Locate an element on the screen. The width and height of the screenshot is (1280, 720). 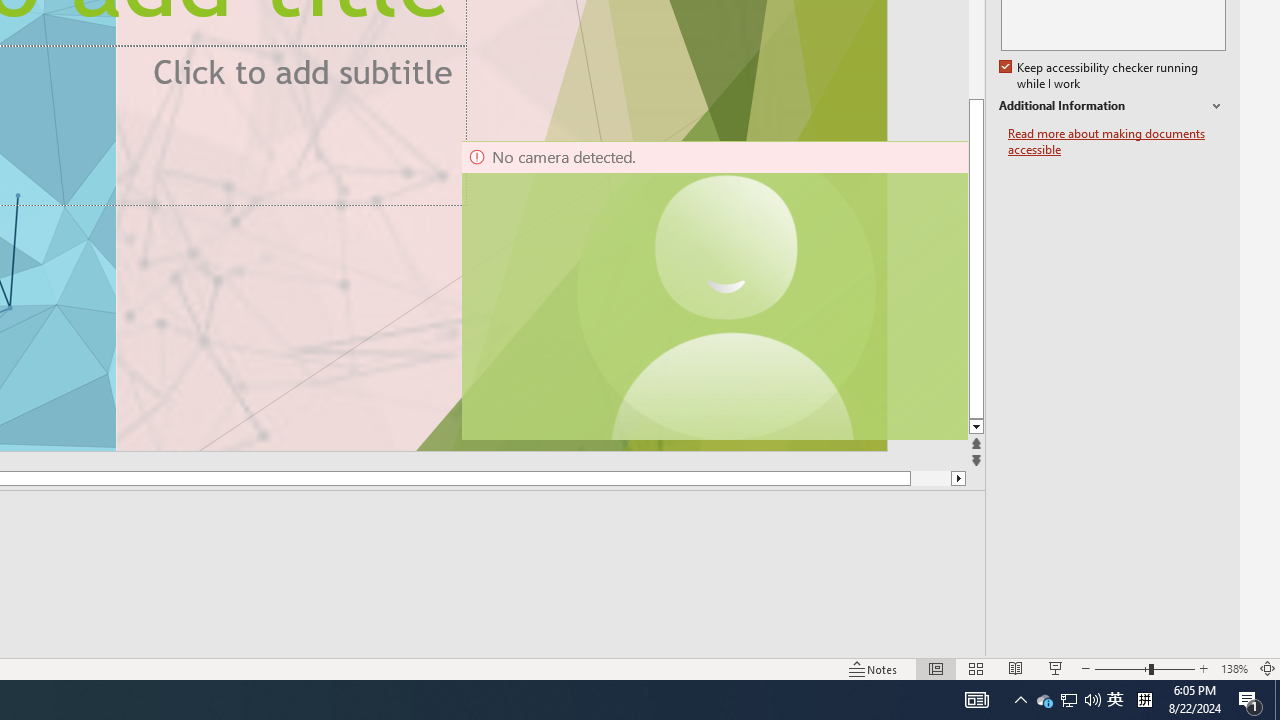
'Normal' is located at coordinates (935, 669).